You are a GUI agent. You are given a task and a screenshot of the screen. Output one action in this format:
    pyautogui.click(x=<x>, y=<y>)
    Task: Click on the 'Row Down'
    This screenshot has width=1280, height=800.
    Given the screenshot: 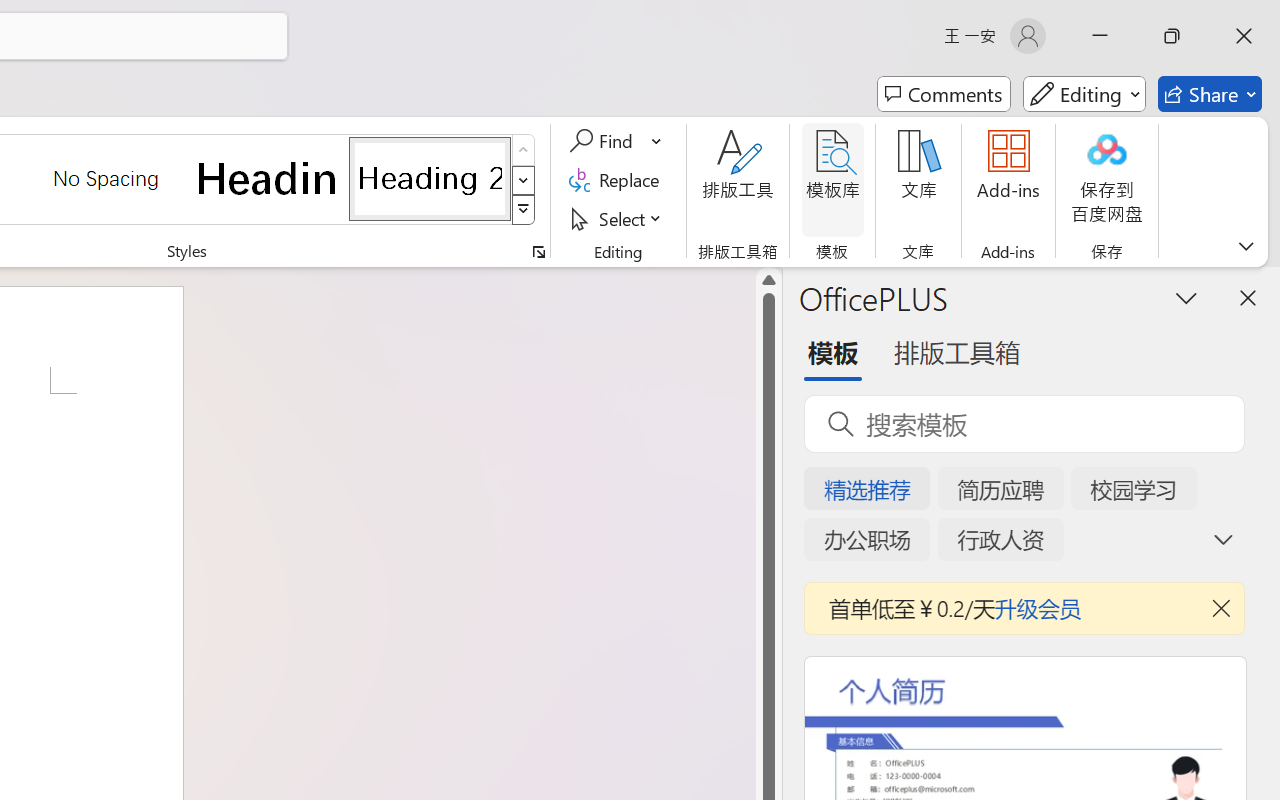 What is the action you would take?
    pyautogui.click(x=523, y=179)
    